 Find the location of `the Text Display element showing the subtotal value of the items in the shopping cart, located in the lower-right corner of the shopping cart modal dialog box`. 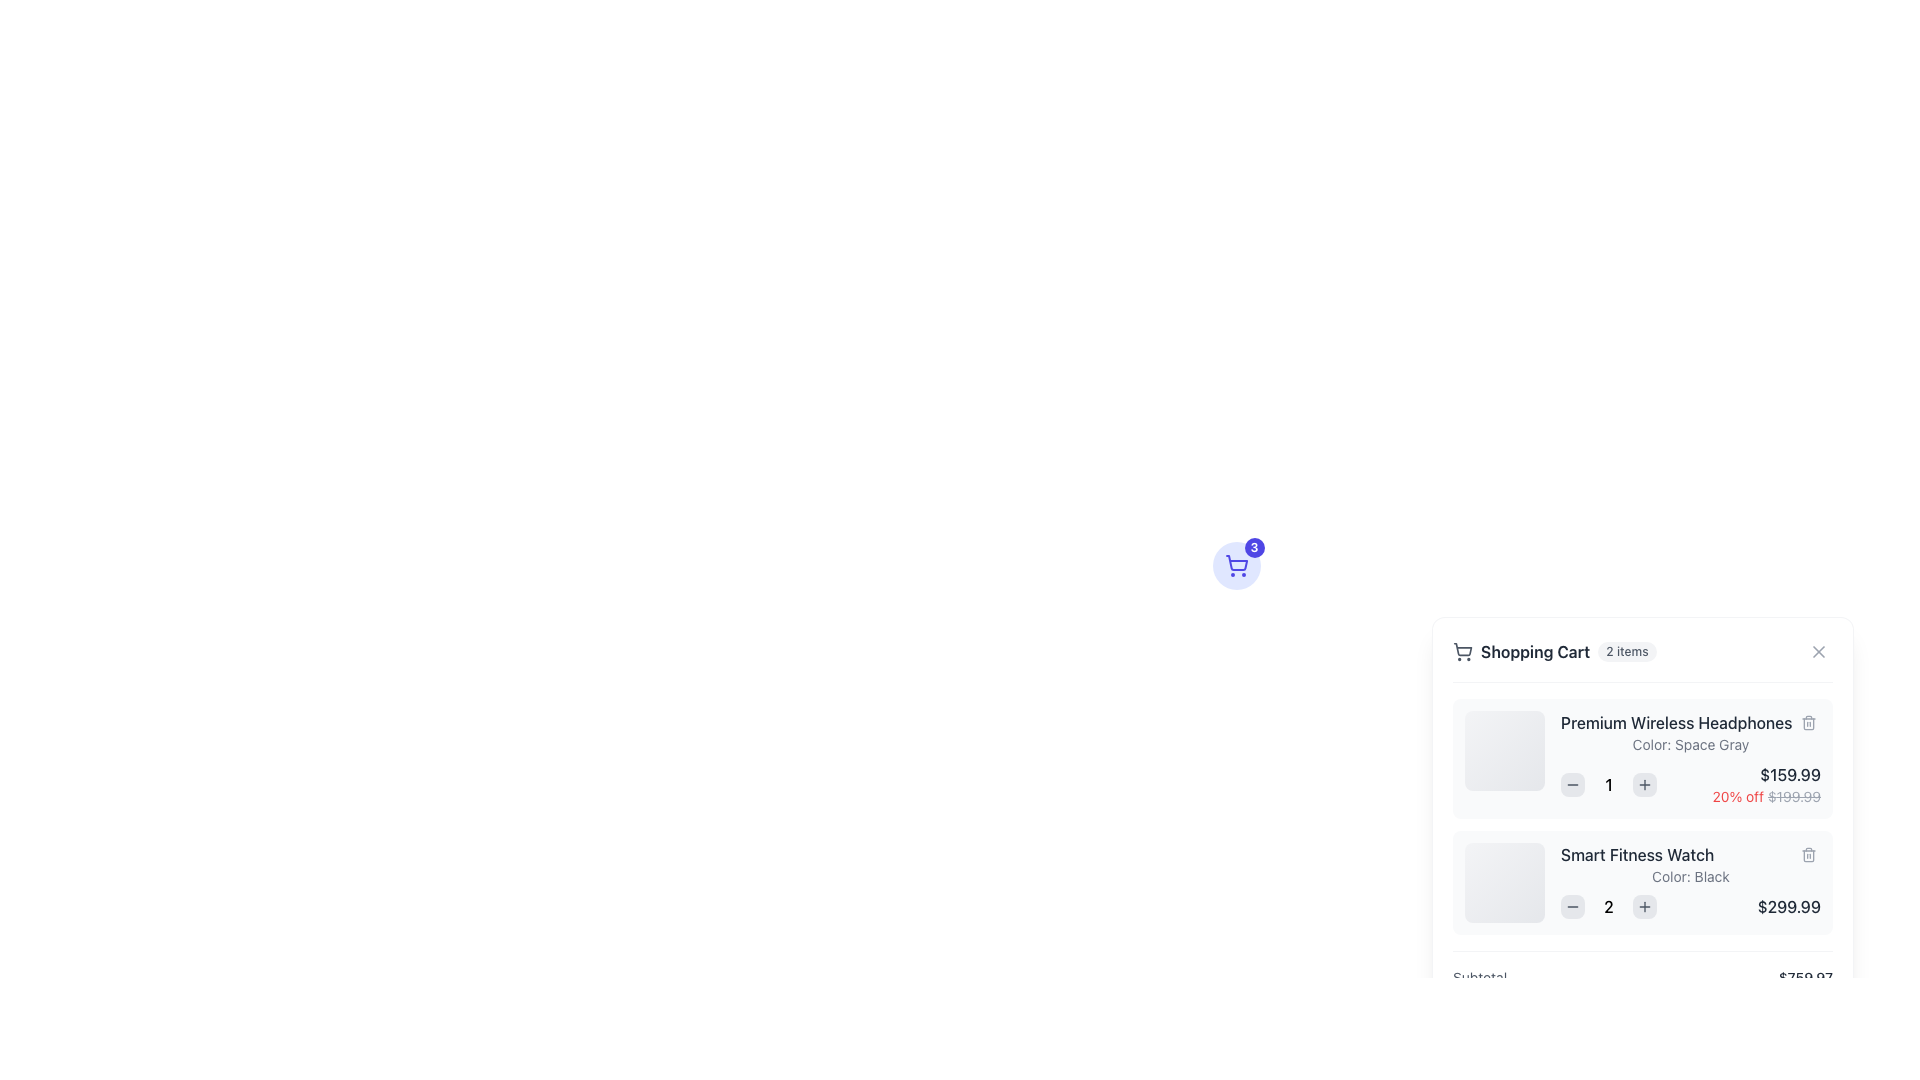

the Text Display element showing the subtotal value of the items in the shopping cart, located in the lower-right corner of the shopping cart modal dialog box is located at coordinates (1805, 977).